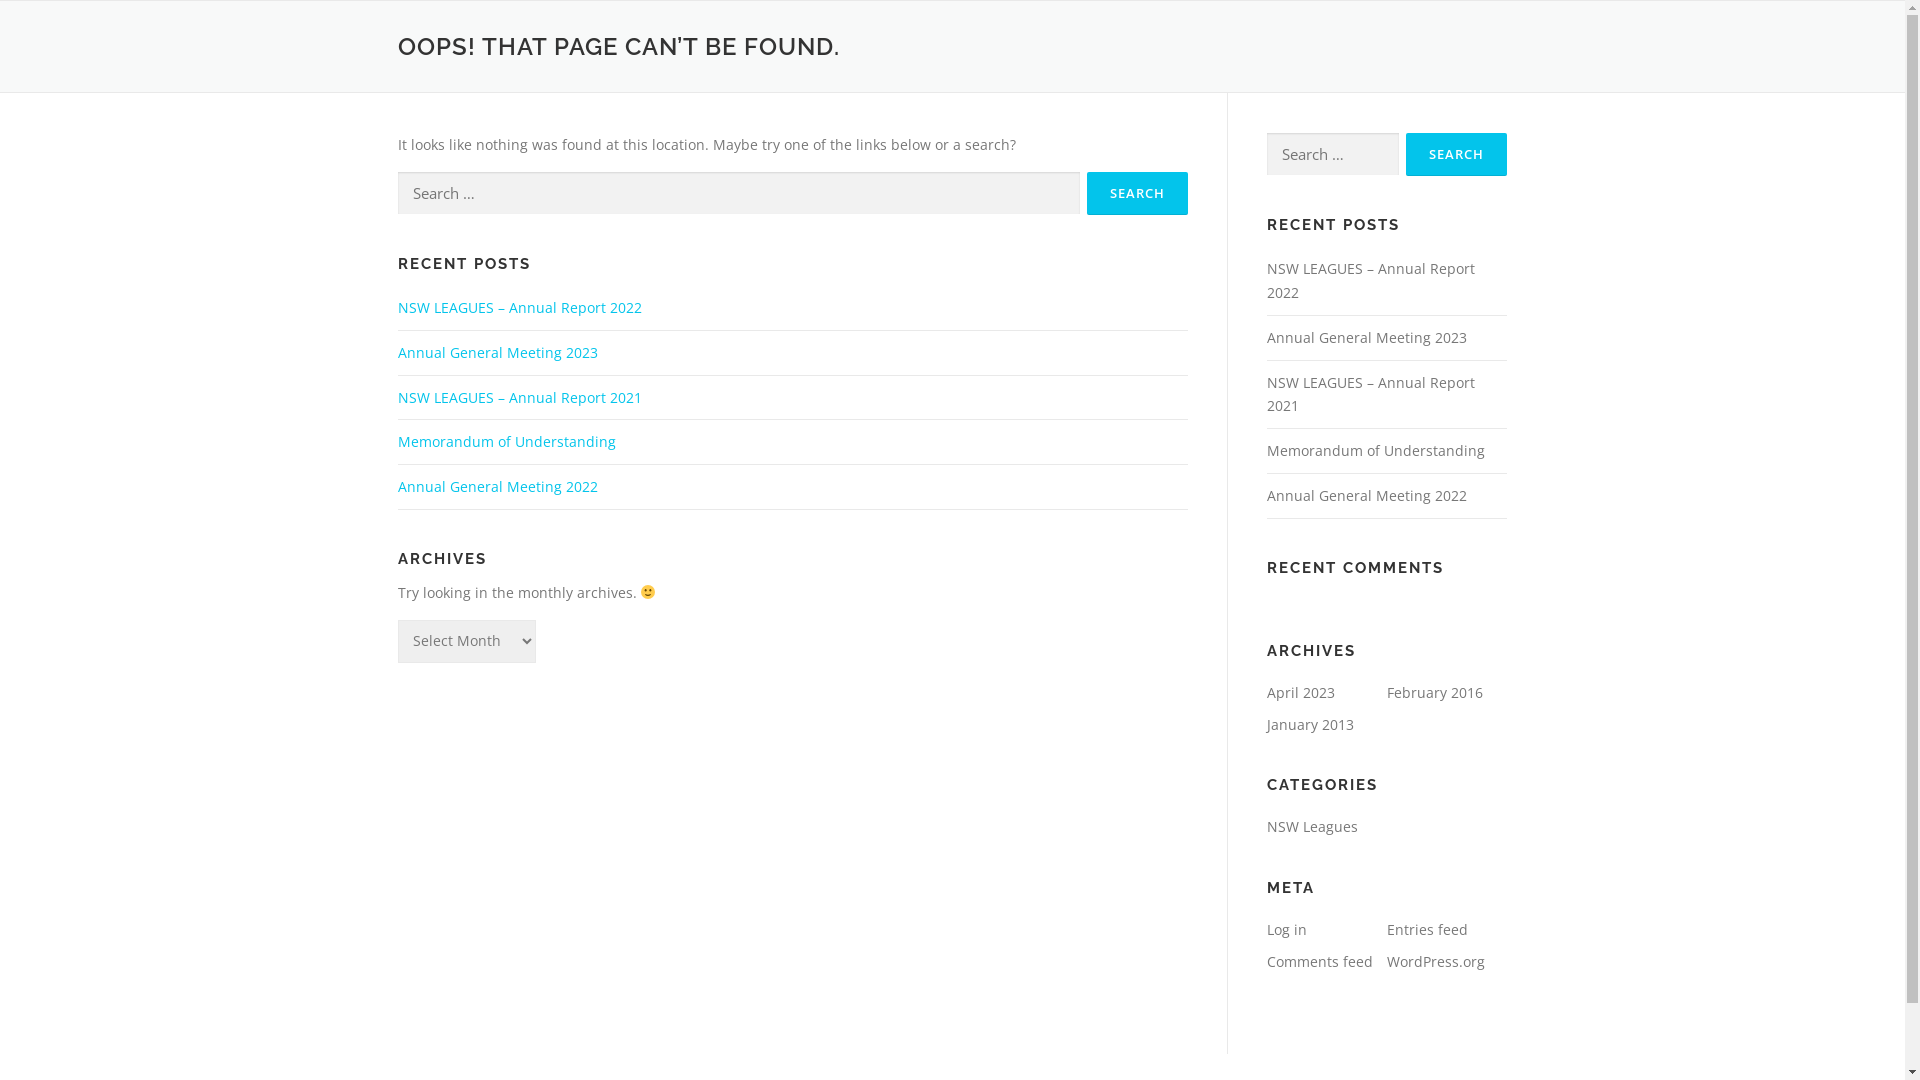 This screenshot has height=1080, width=1920. Describe the element at coordinates (1300, 691) in the screenshot. I see `'April 2023'` at that location.